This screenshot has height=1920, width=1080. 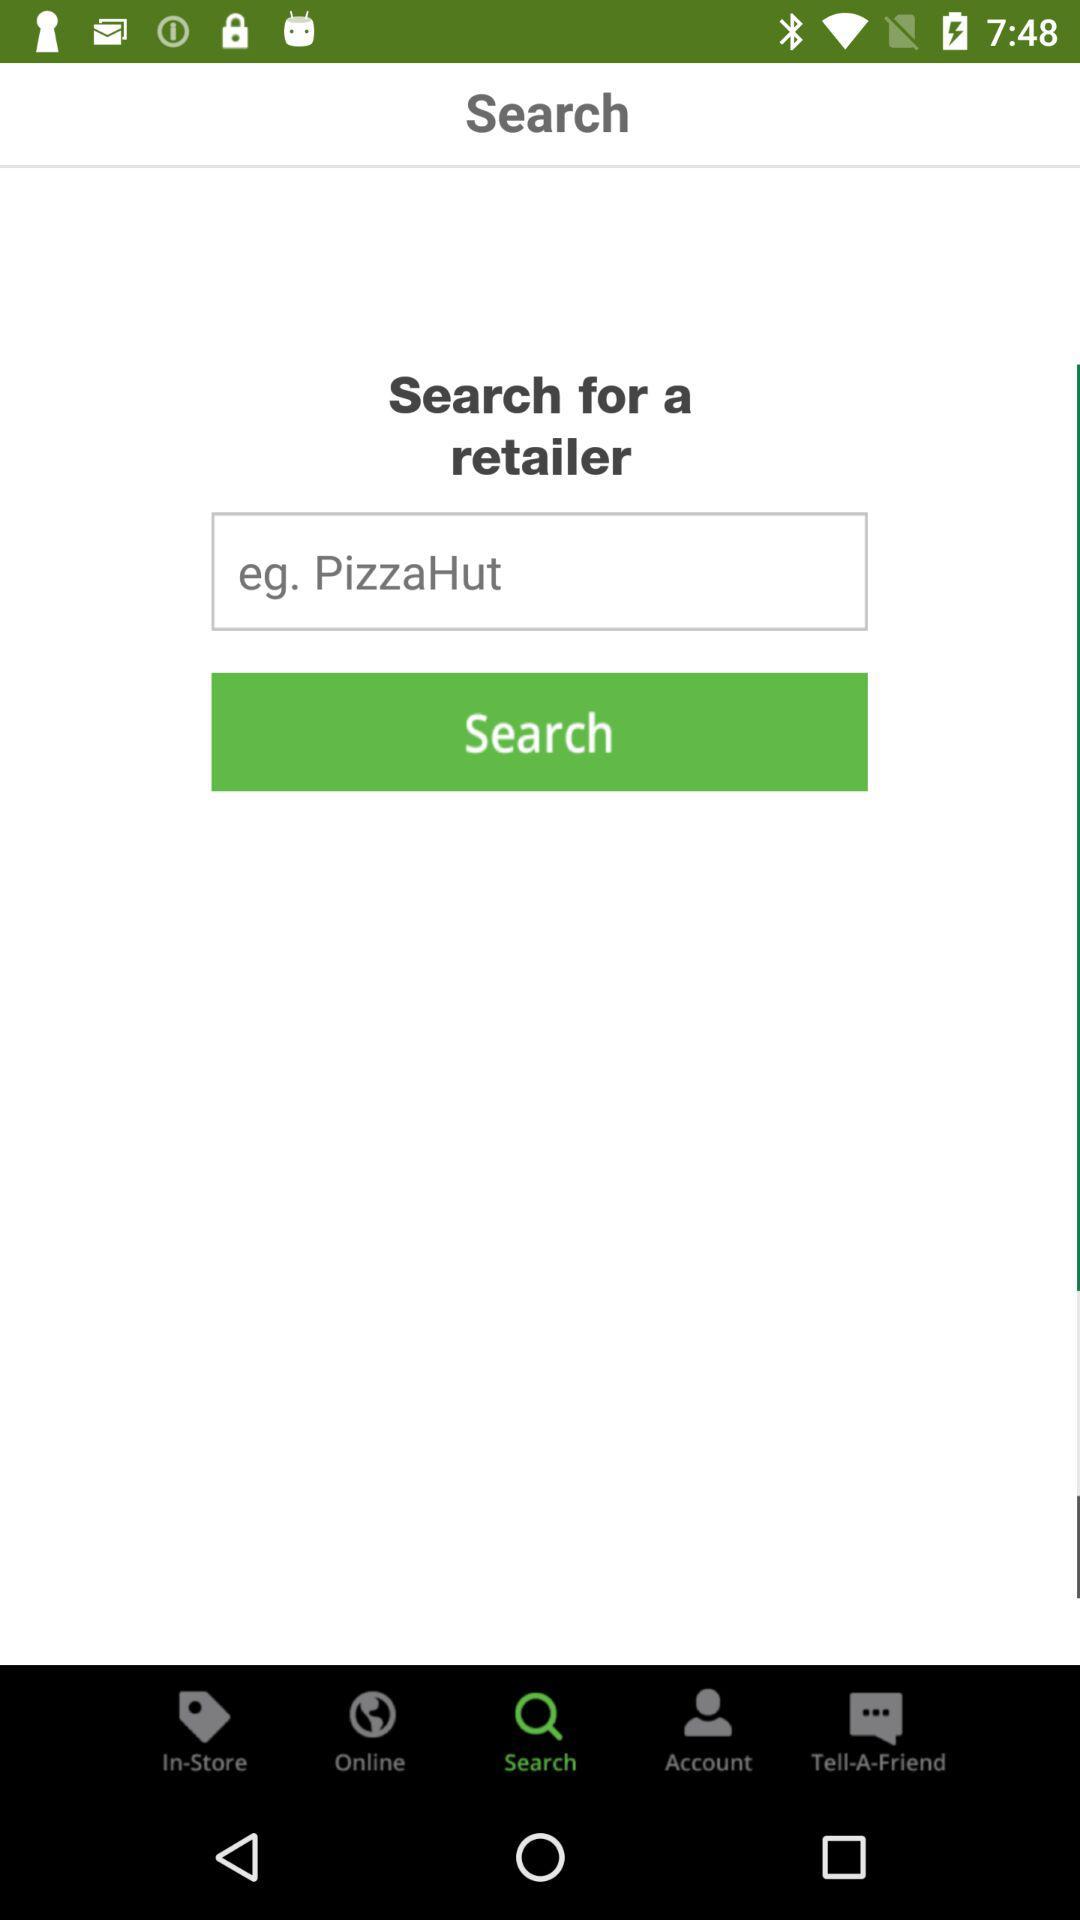 I want to click on type in a name of a retailer to search, so click(x=538, y=570).